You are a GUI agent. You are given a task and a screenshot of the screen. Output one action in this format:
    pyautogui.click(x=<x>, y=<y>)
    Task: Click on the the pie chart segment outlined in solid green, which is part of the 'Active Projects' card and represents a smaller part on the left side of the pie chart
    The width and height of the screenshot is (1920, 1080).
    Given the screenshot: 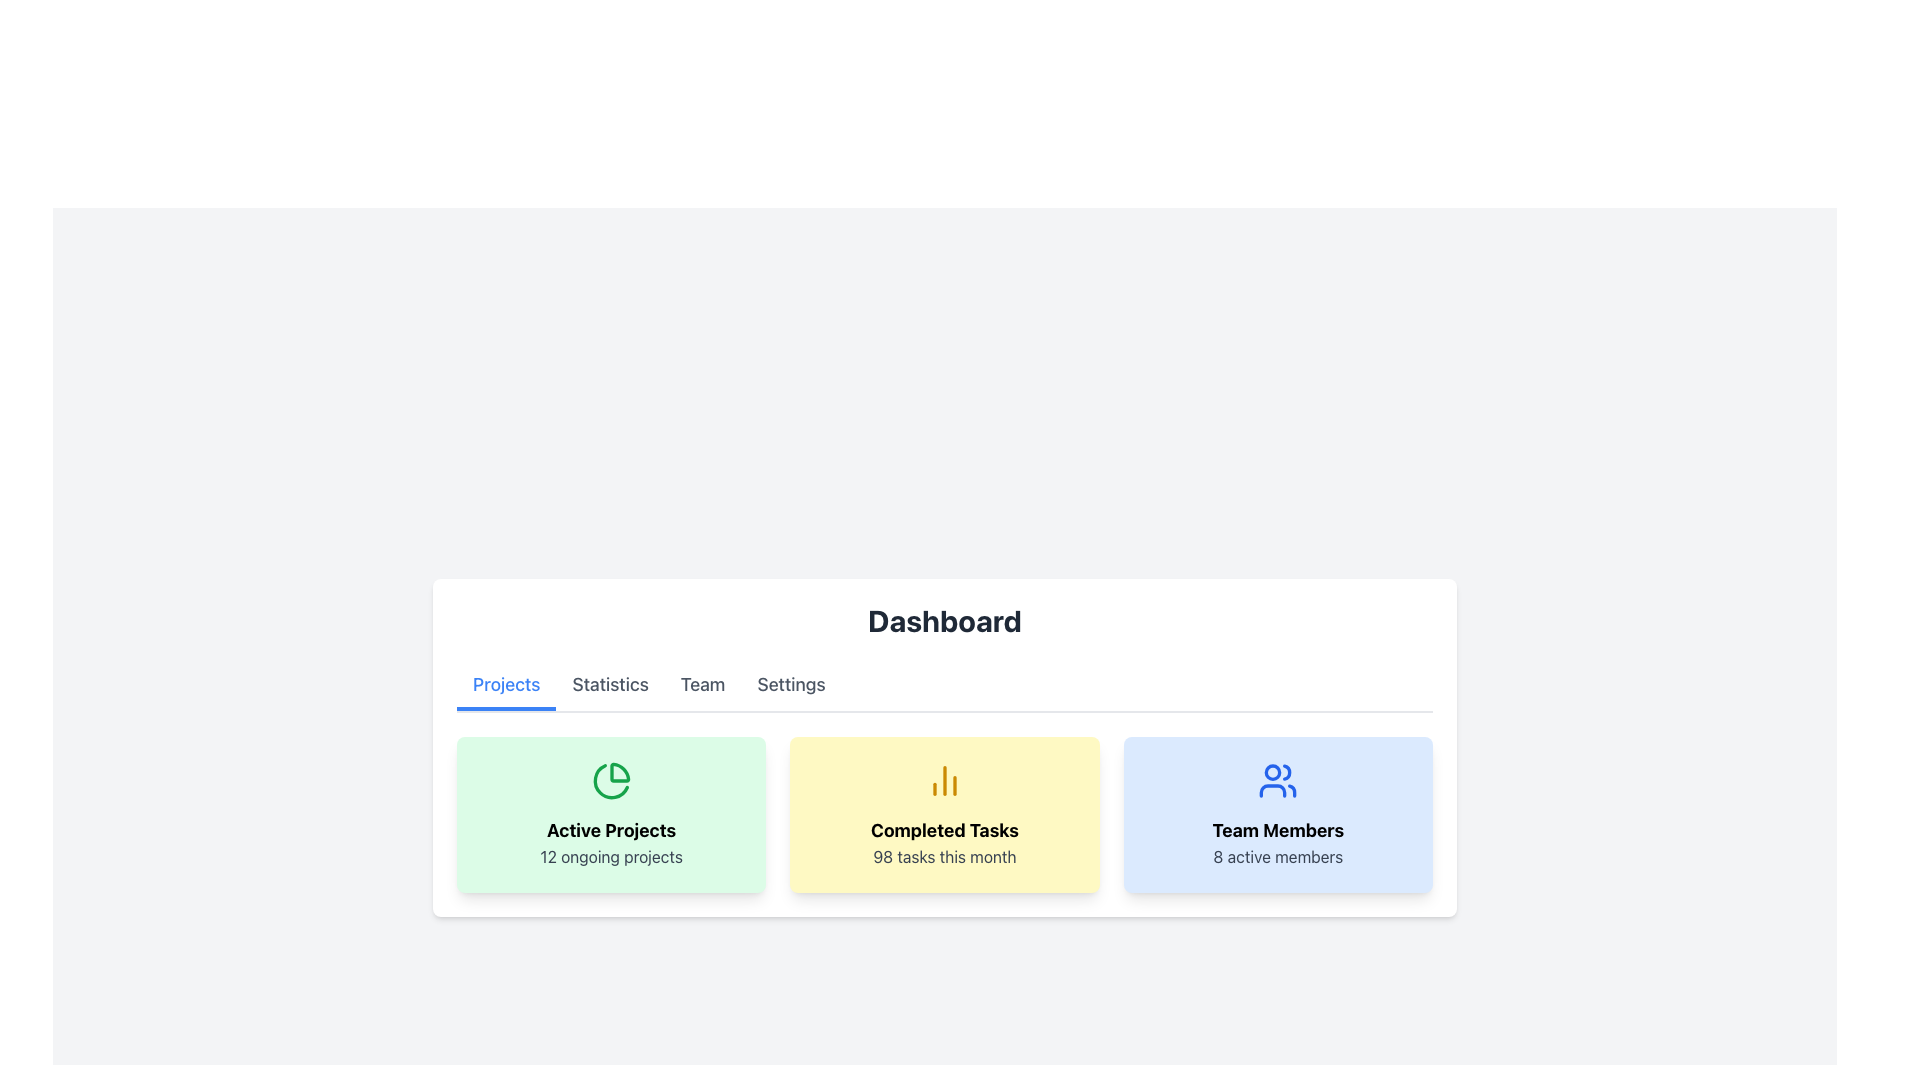 What is the action you would take?
    pyautogui.click(x=618, y=771)
    